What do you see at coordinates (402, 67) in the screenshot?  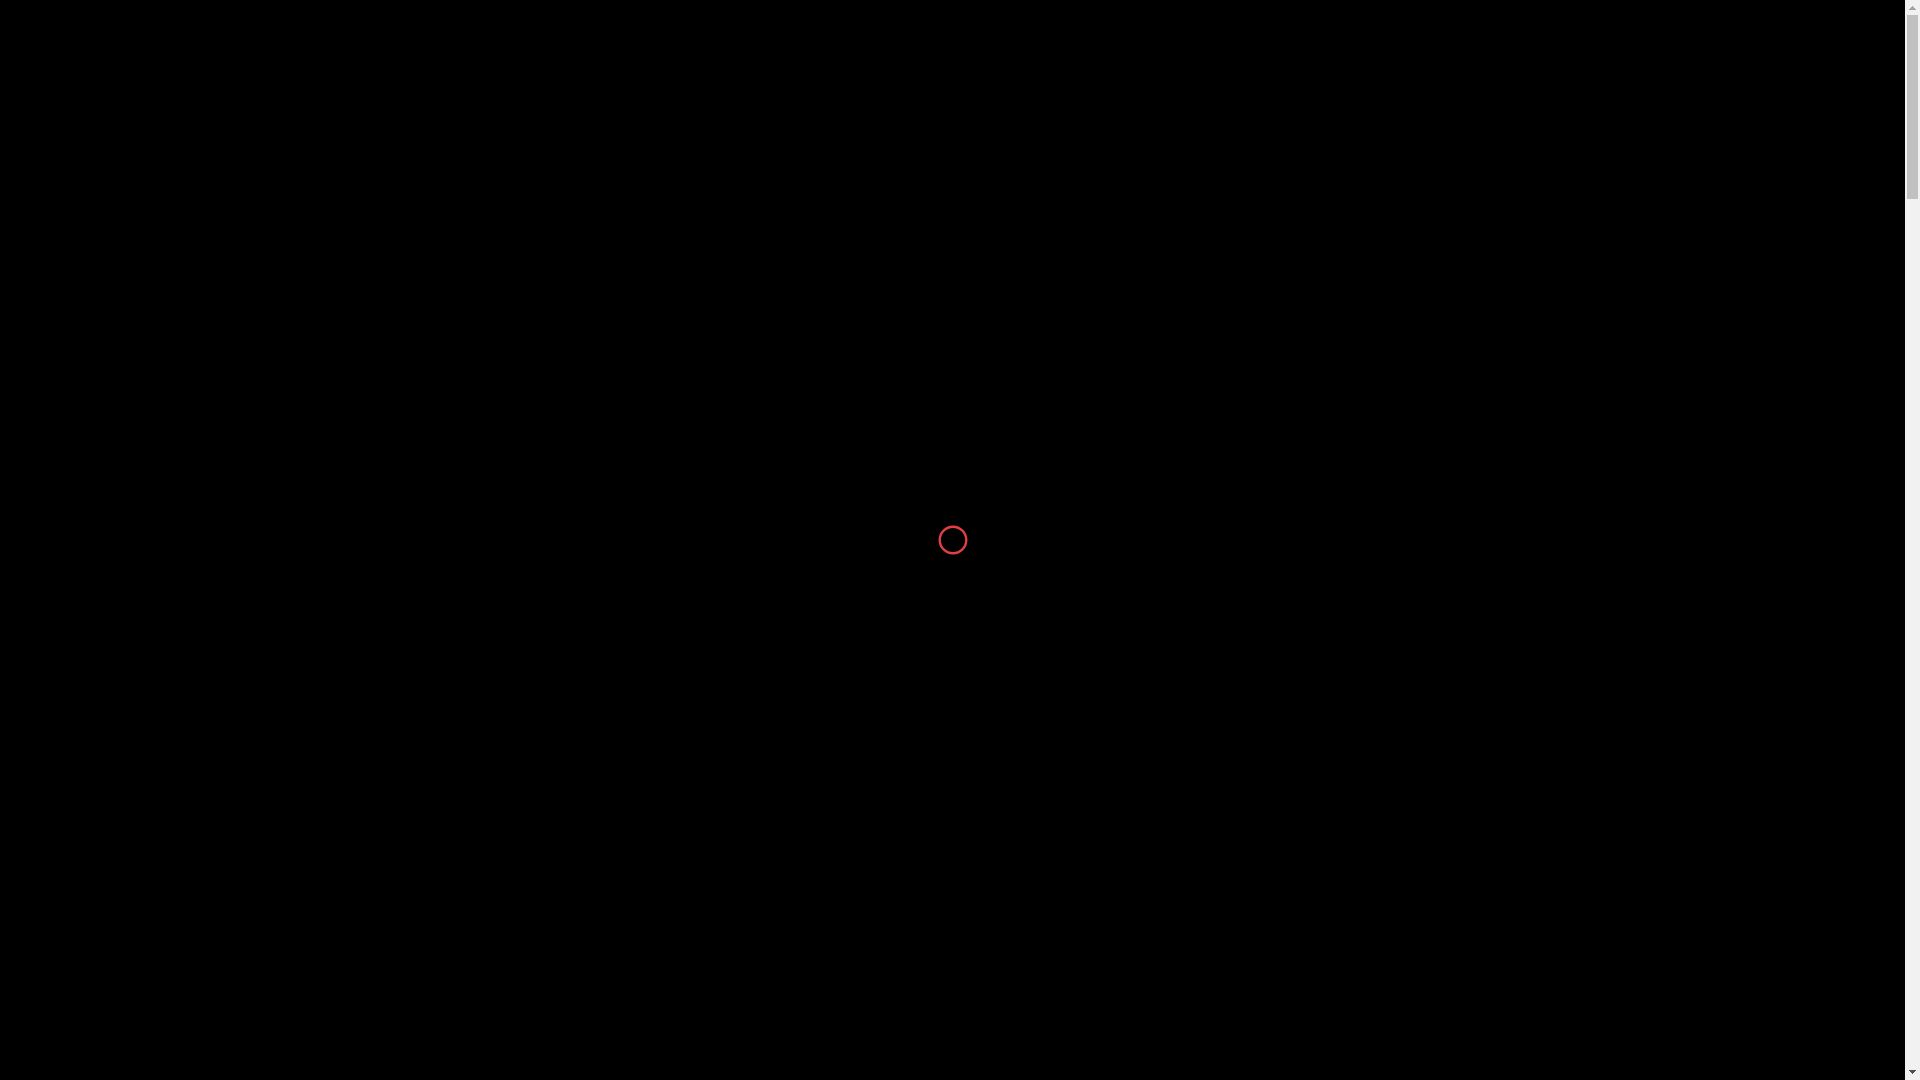 I see `'WOMEN'` at bounding box center [402, 67].